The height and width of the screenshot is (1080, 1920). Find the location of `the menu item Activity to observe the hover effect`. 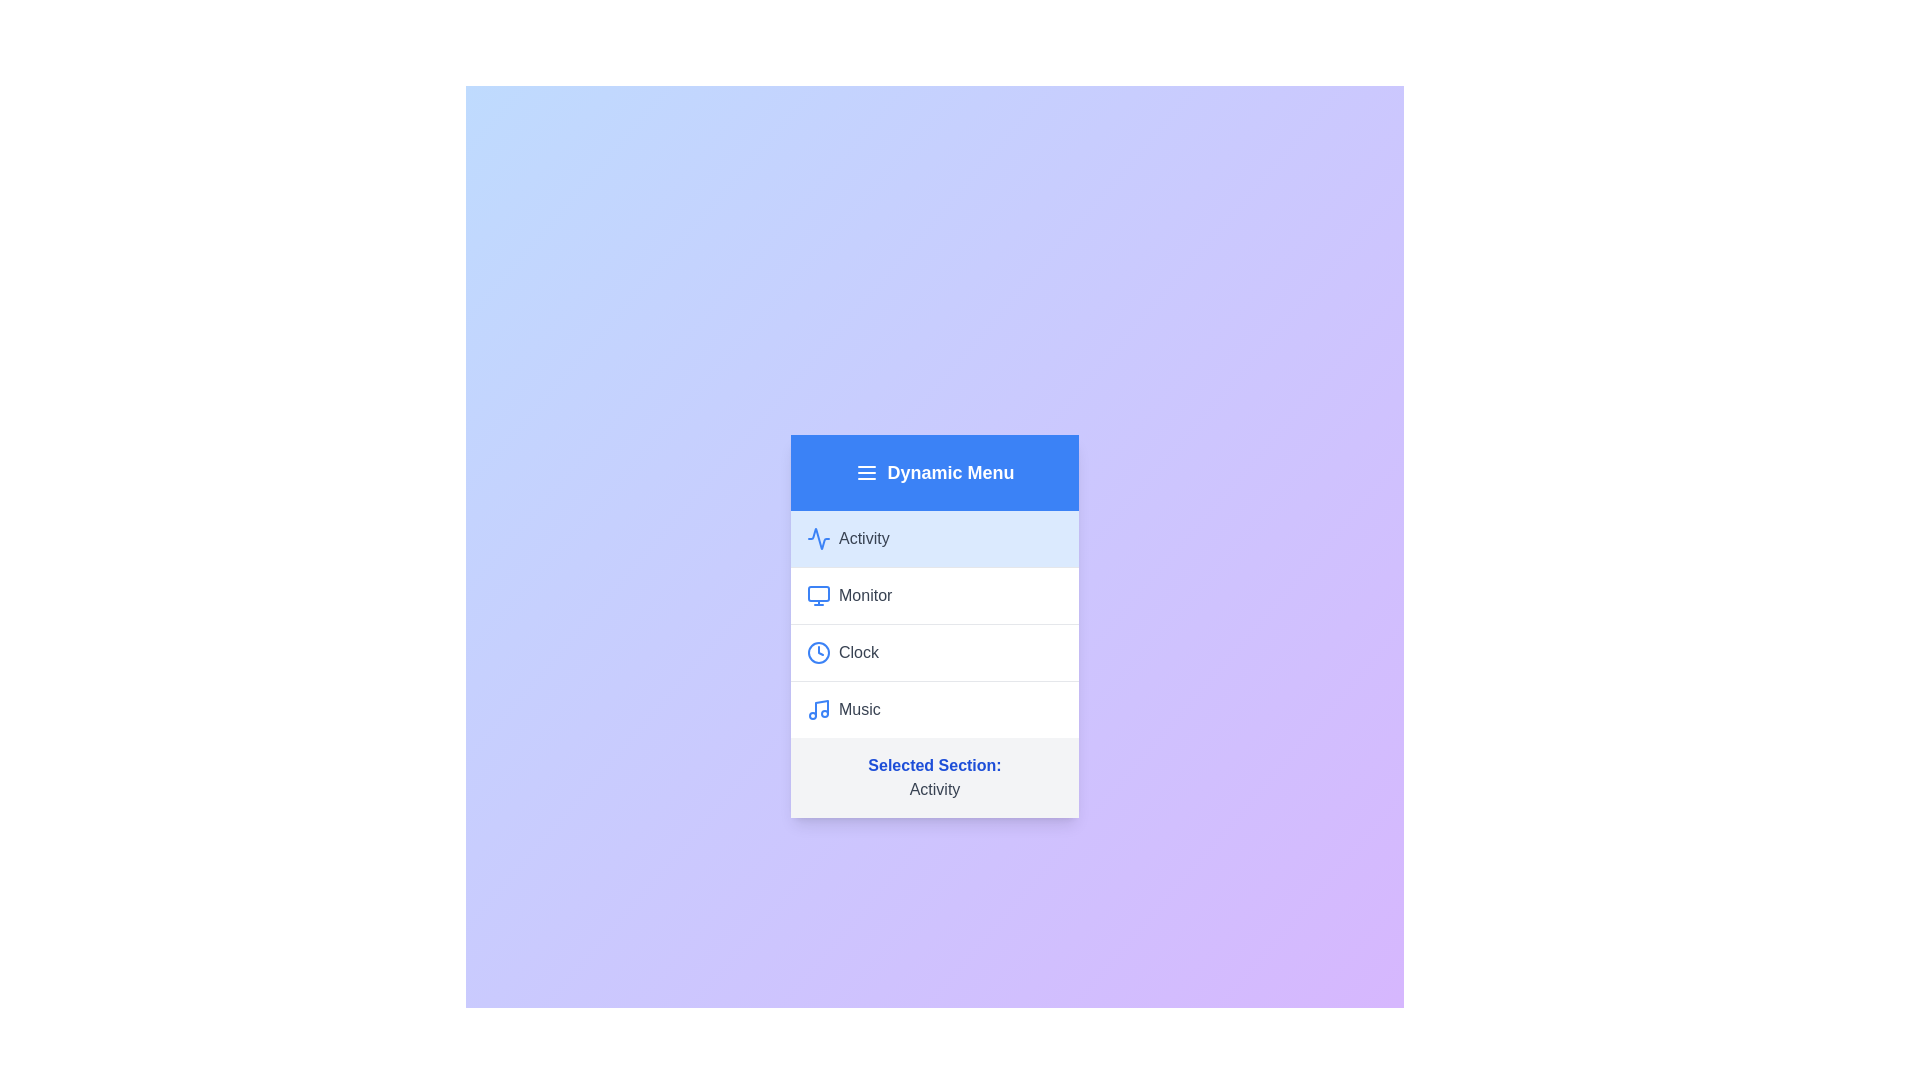

the menu item Activity to observe the hover effect is located at coordinates (934, 537).